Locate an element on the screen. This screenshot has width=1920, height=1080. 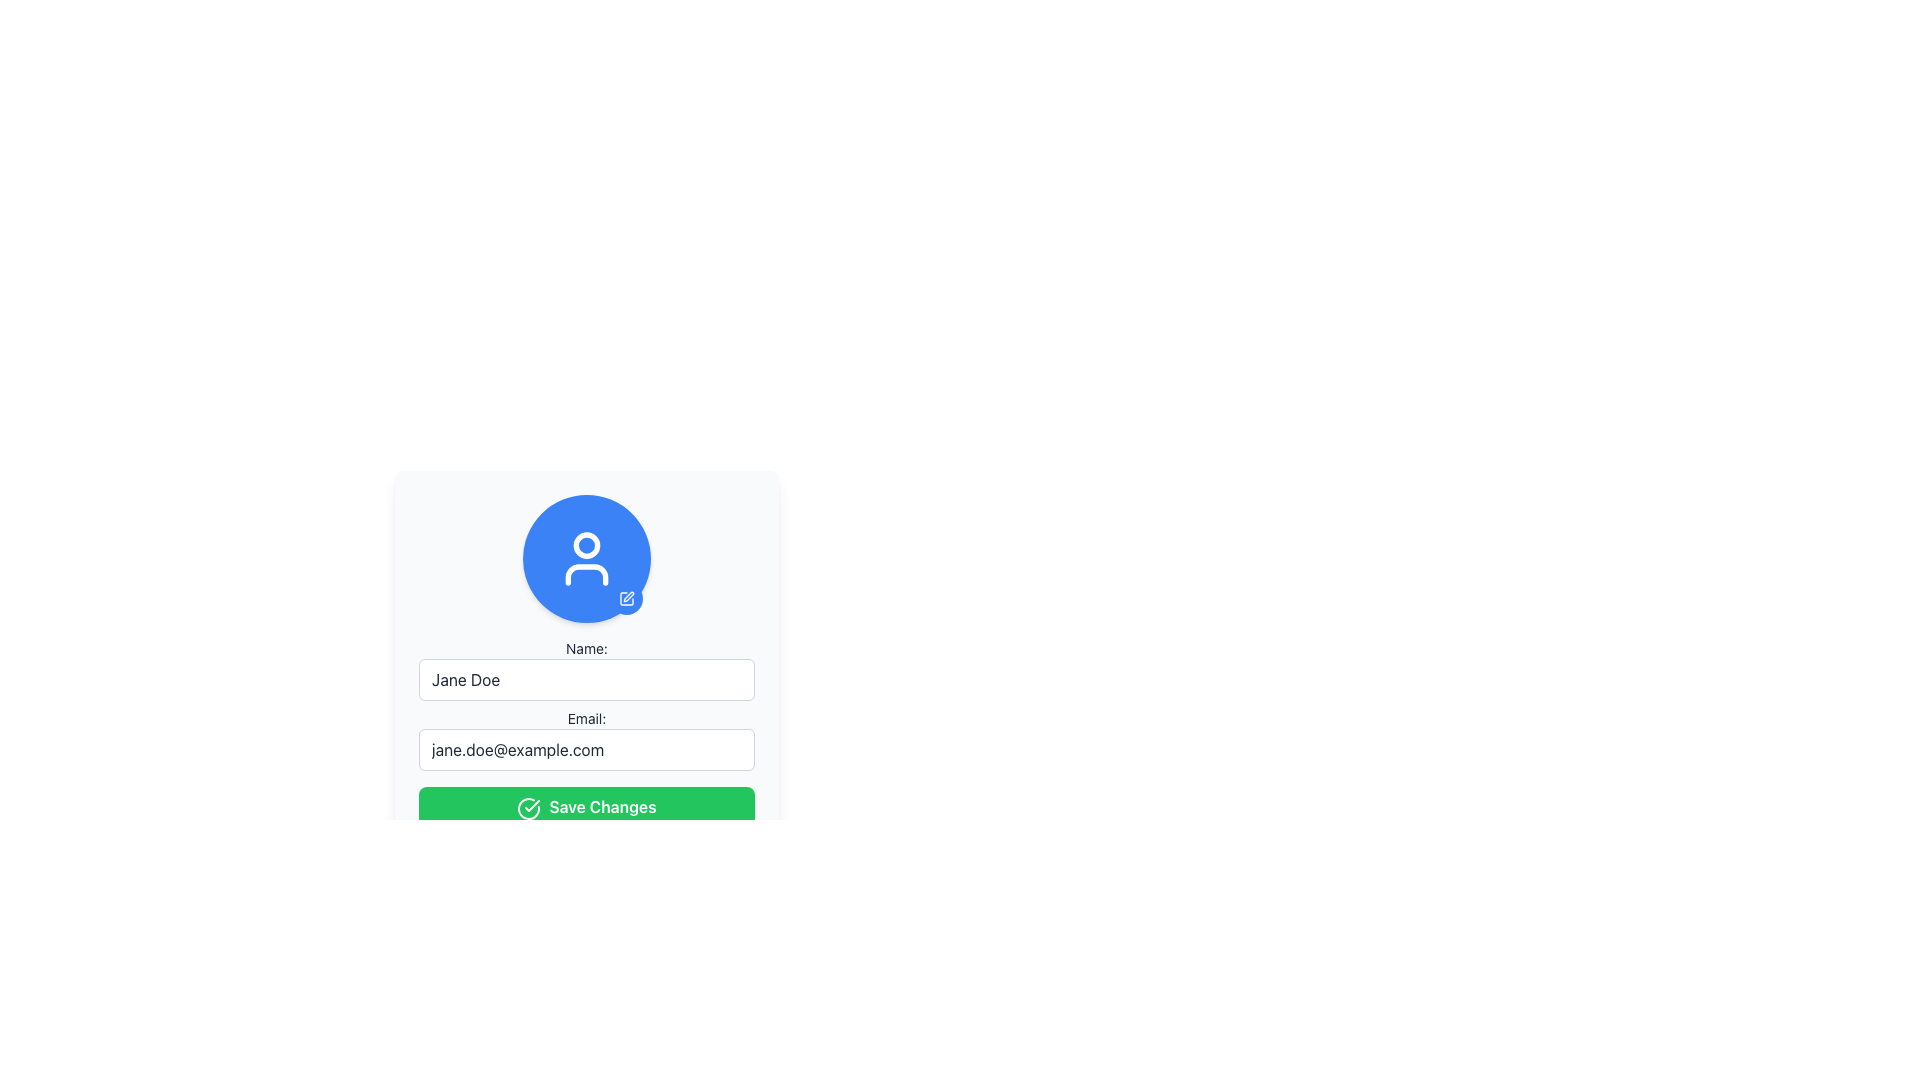
the 'Save Changes' button, which is a large button with a green background and white bold text is located at coordinates (585, 805).